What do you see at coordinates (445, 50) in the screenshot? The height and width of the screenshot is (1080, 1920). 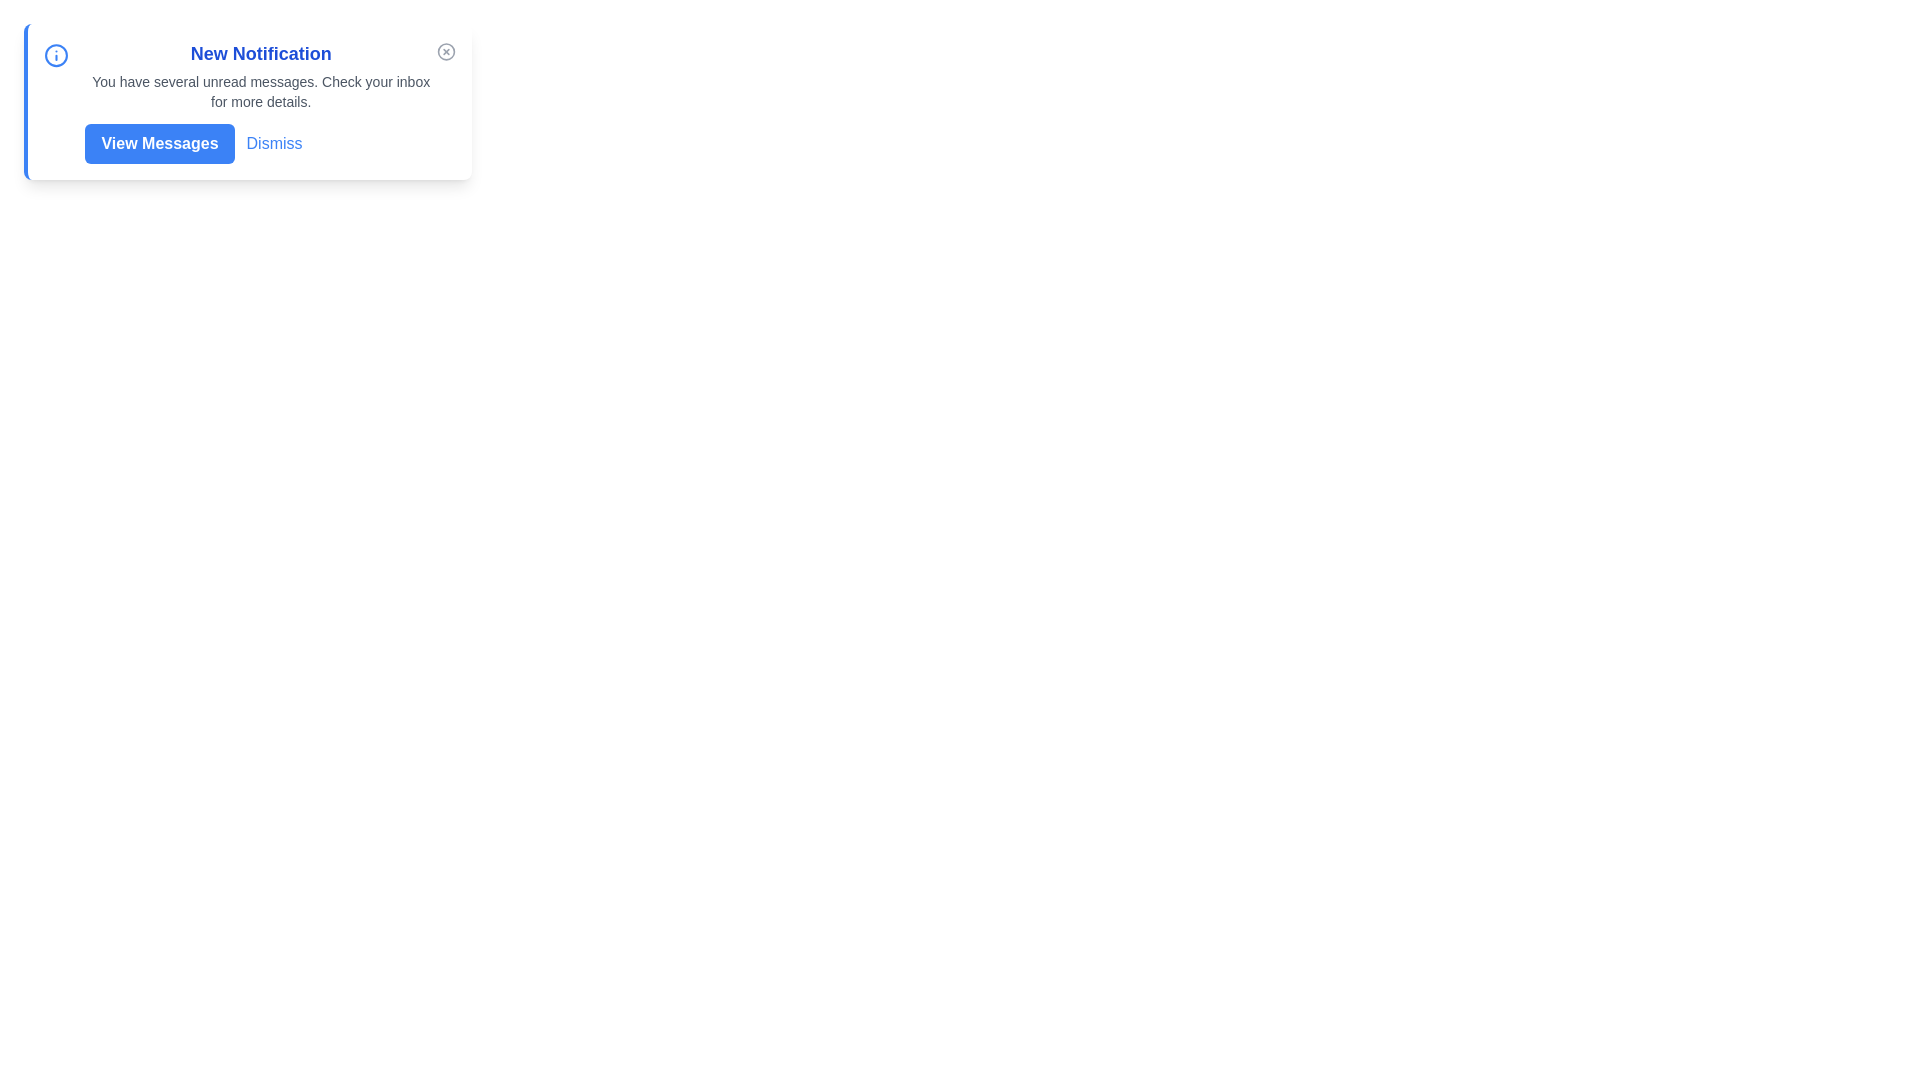 I see `the 'X' icon button enclosed in a hollow circle located at the top-right corner of the 'New Notification' card to observe the visual effect` at bounding box center [445, 50].